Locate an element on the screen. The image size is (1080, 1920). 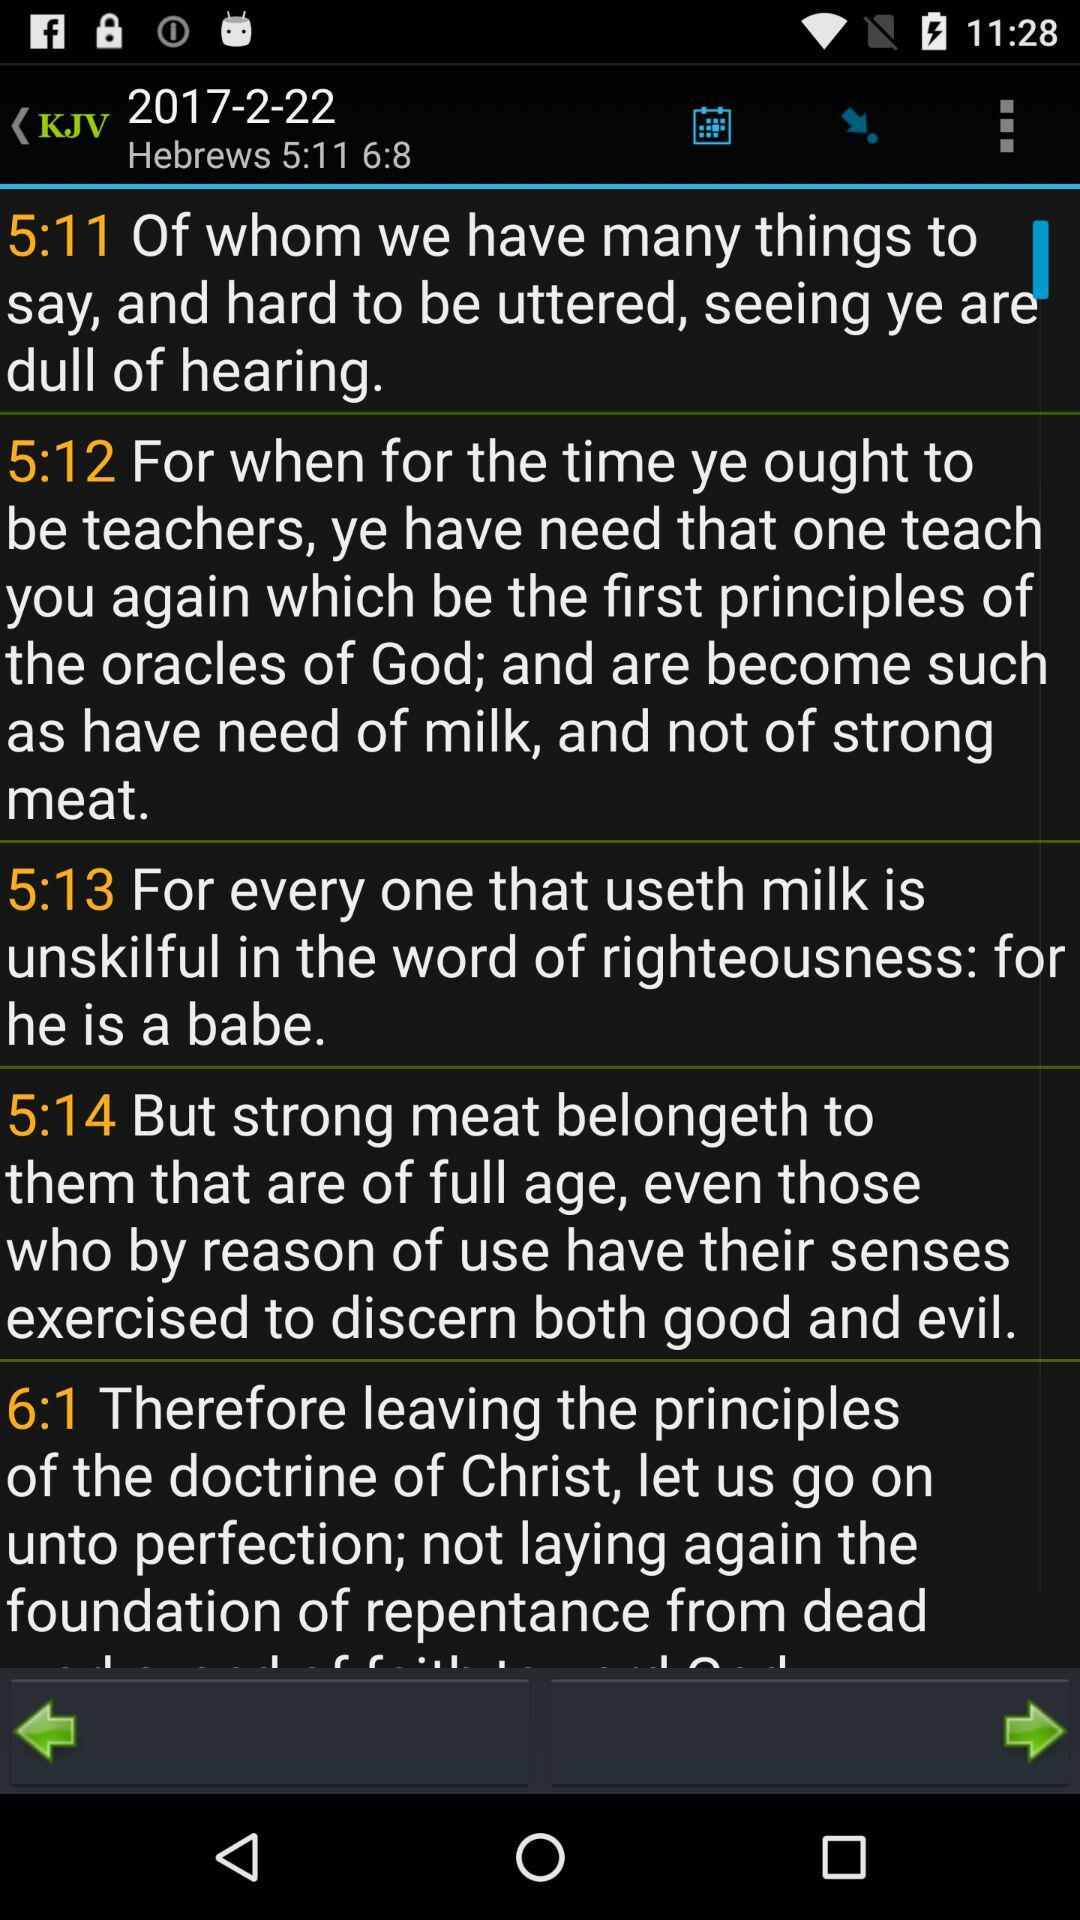
previous is located at coordinates (270, 1730).